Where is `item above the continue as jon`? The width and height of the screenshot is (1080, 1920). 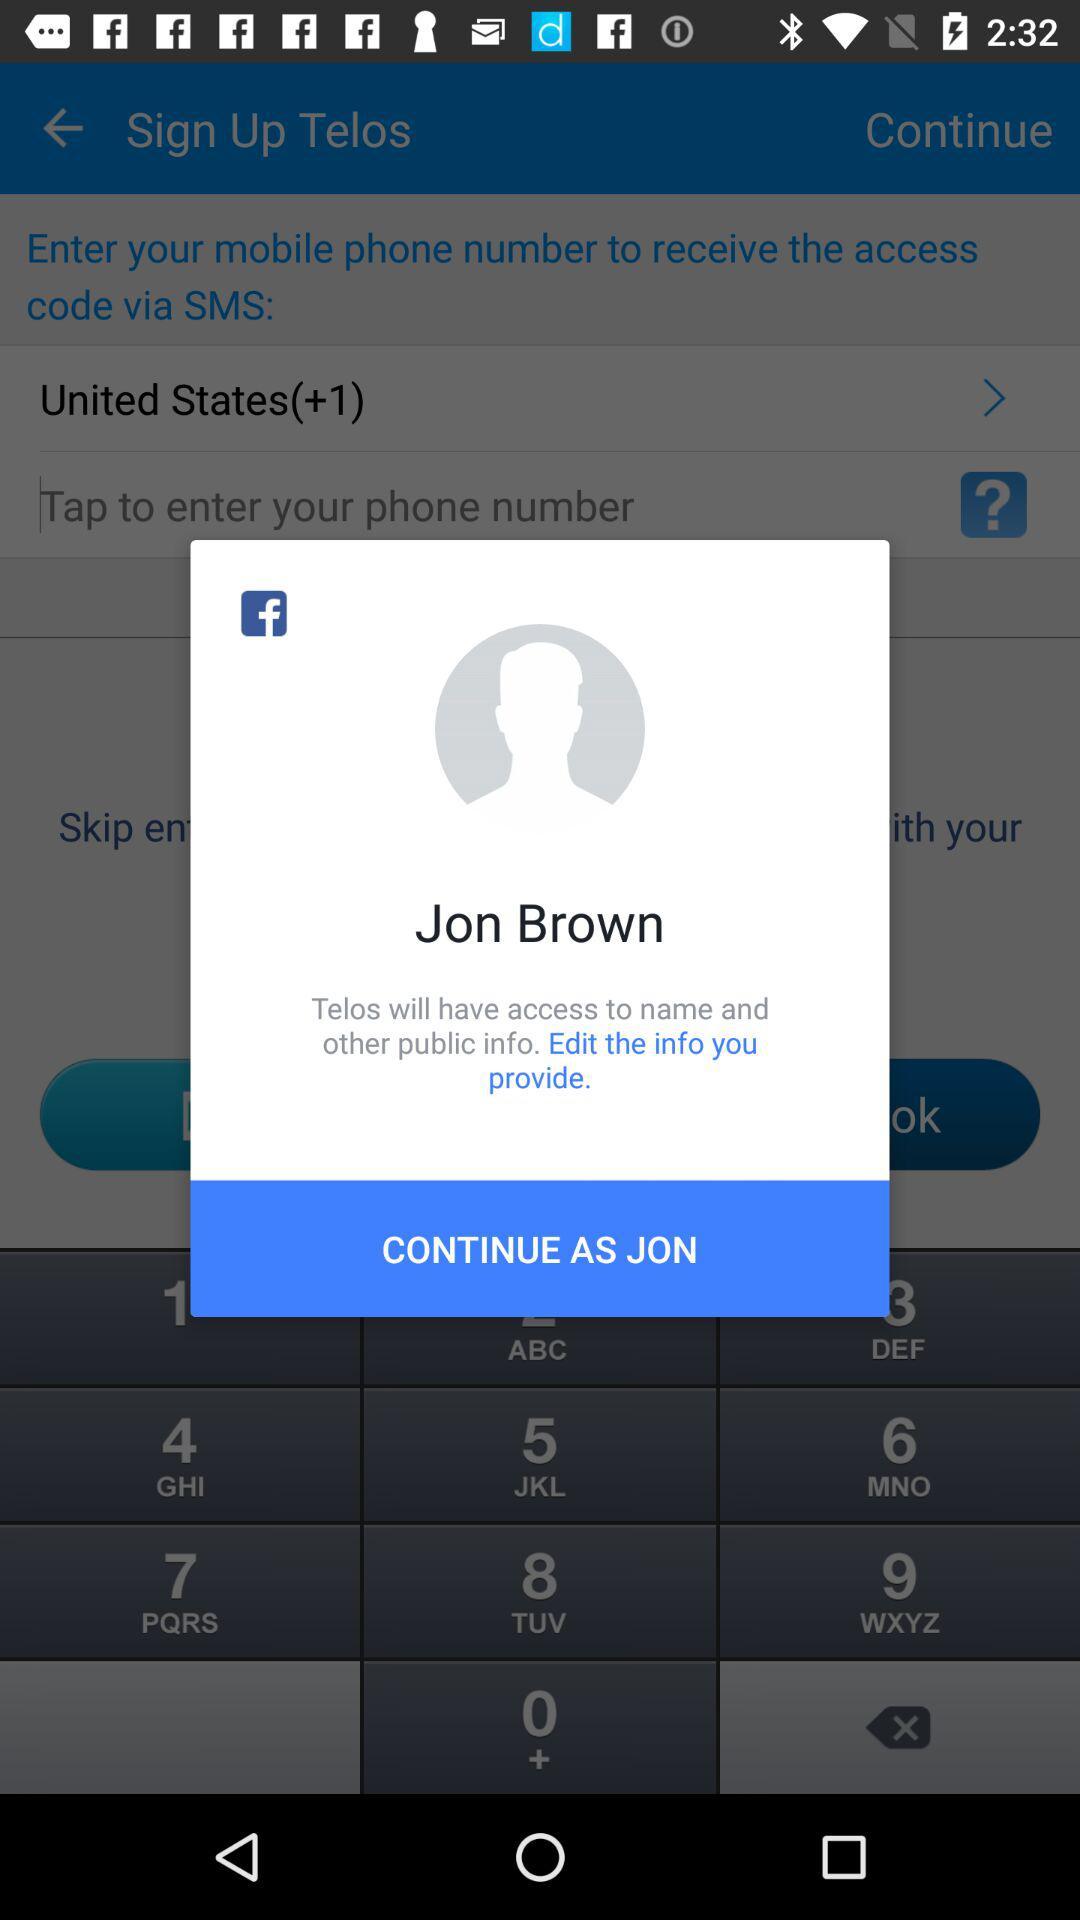 item above the continue as jon is located at coordinates (540, 1041).